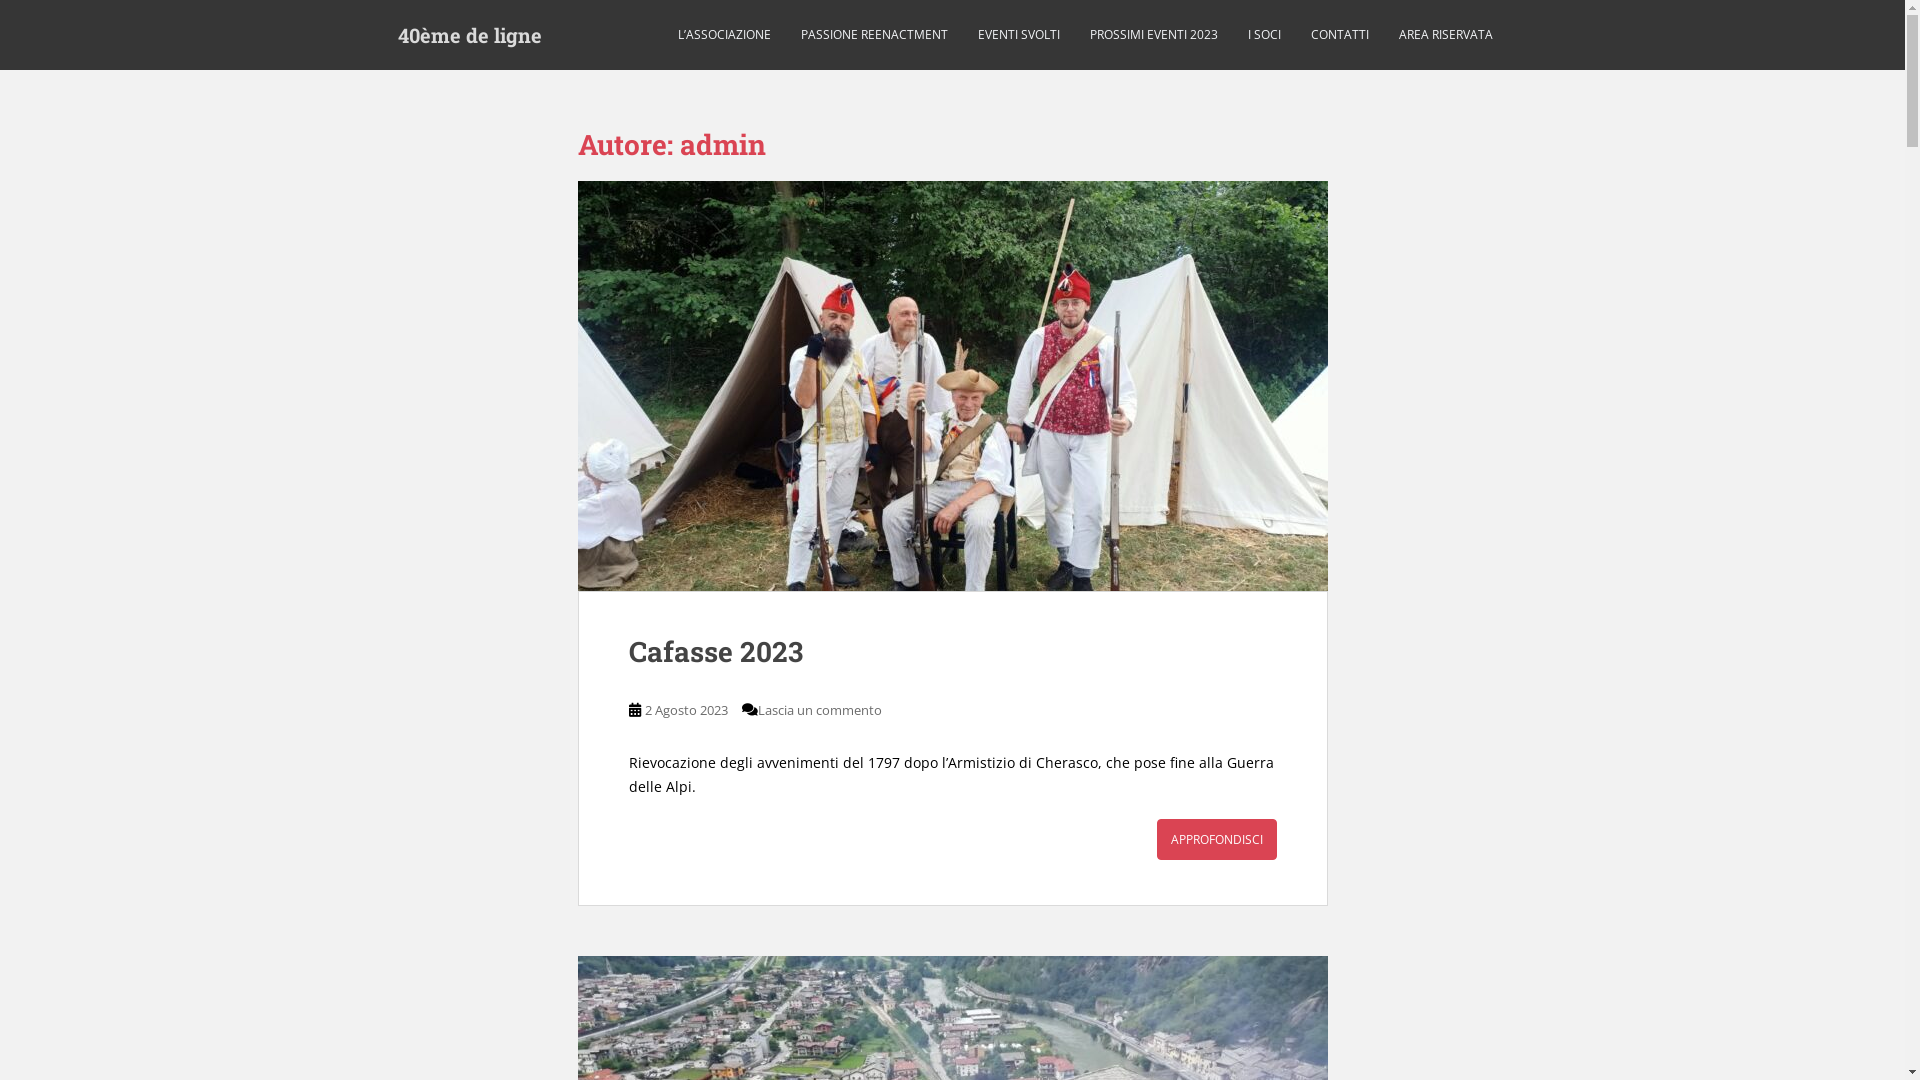  What do you see at coordinates (1444, 34) in the screenshot?
I see `'AREA RISERVATA'` at bounding box center [1444, 34].